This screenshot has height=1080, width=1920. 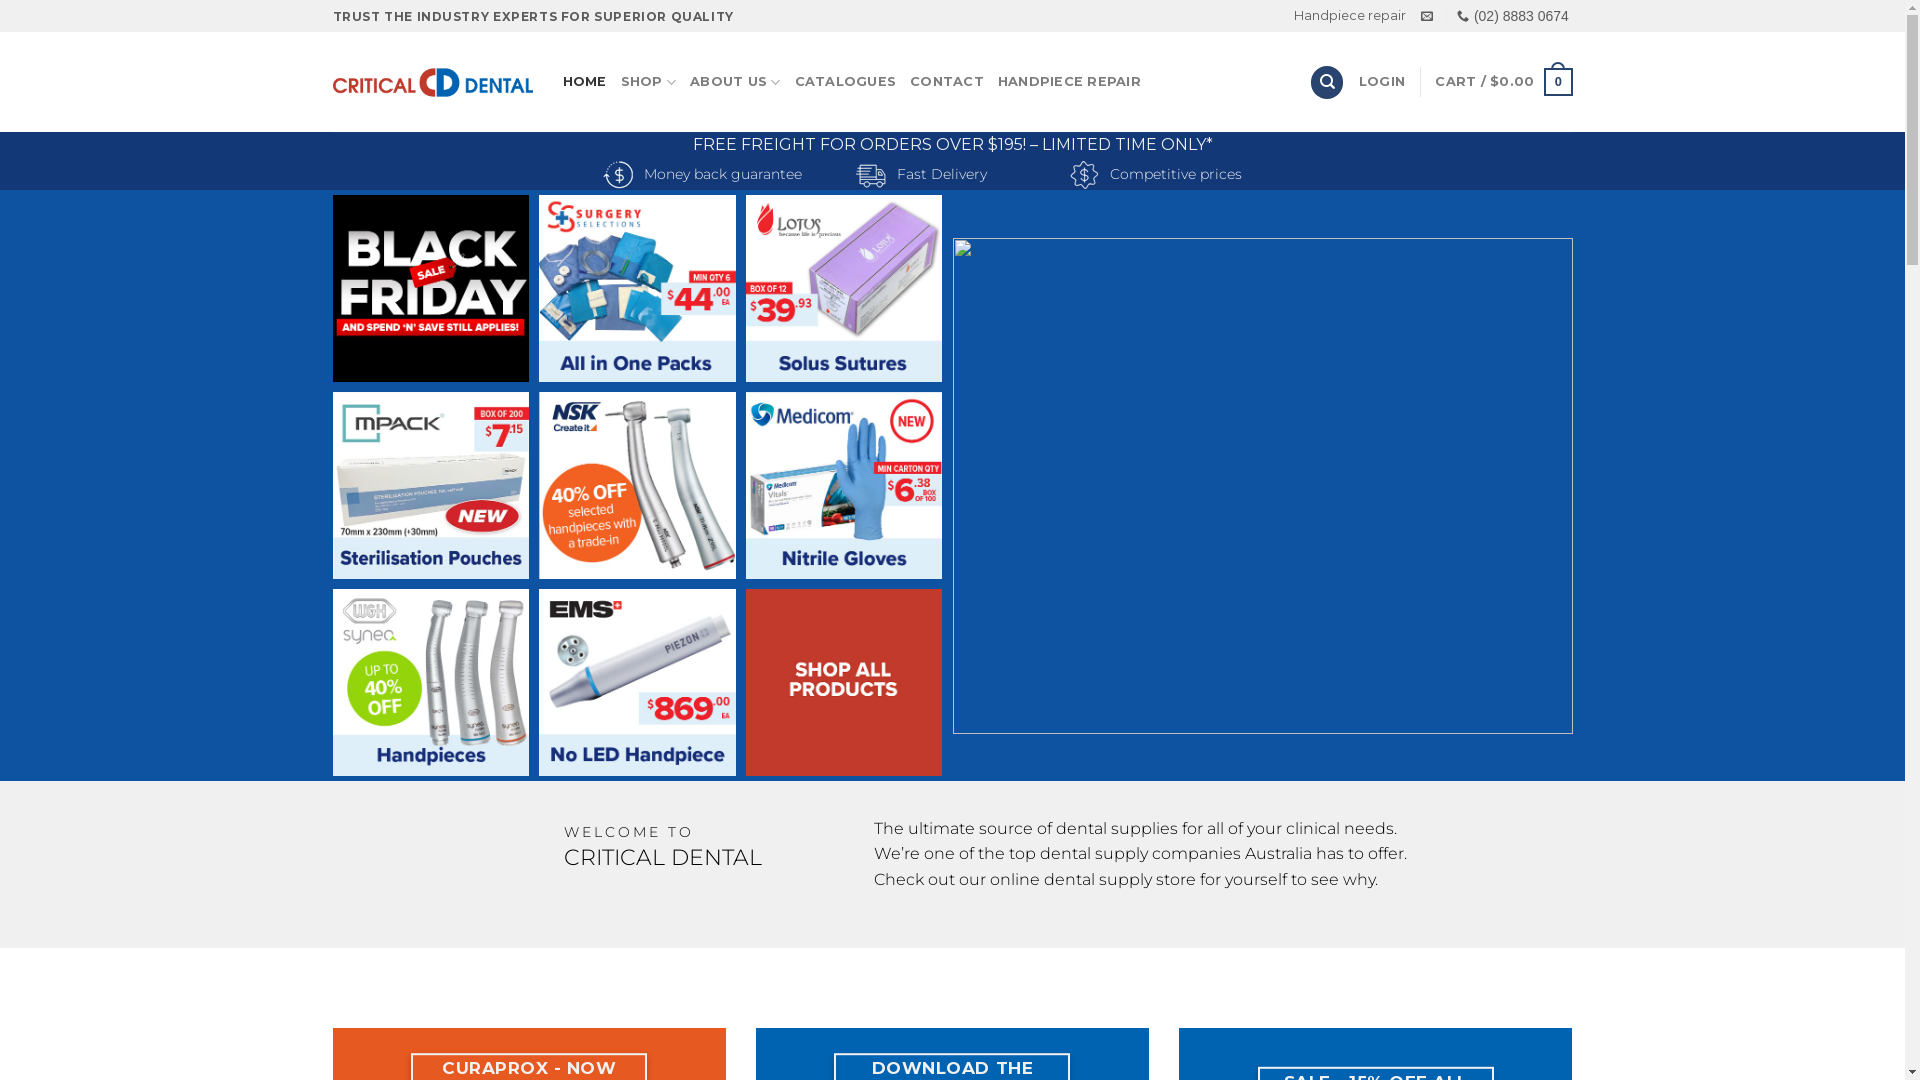 I want to click on 'CONTACT', so click(x=945, y=80).